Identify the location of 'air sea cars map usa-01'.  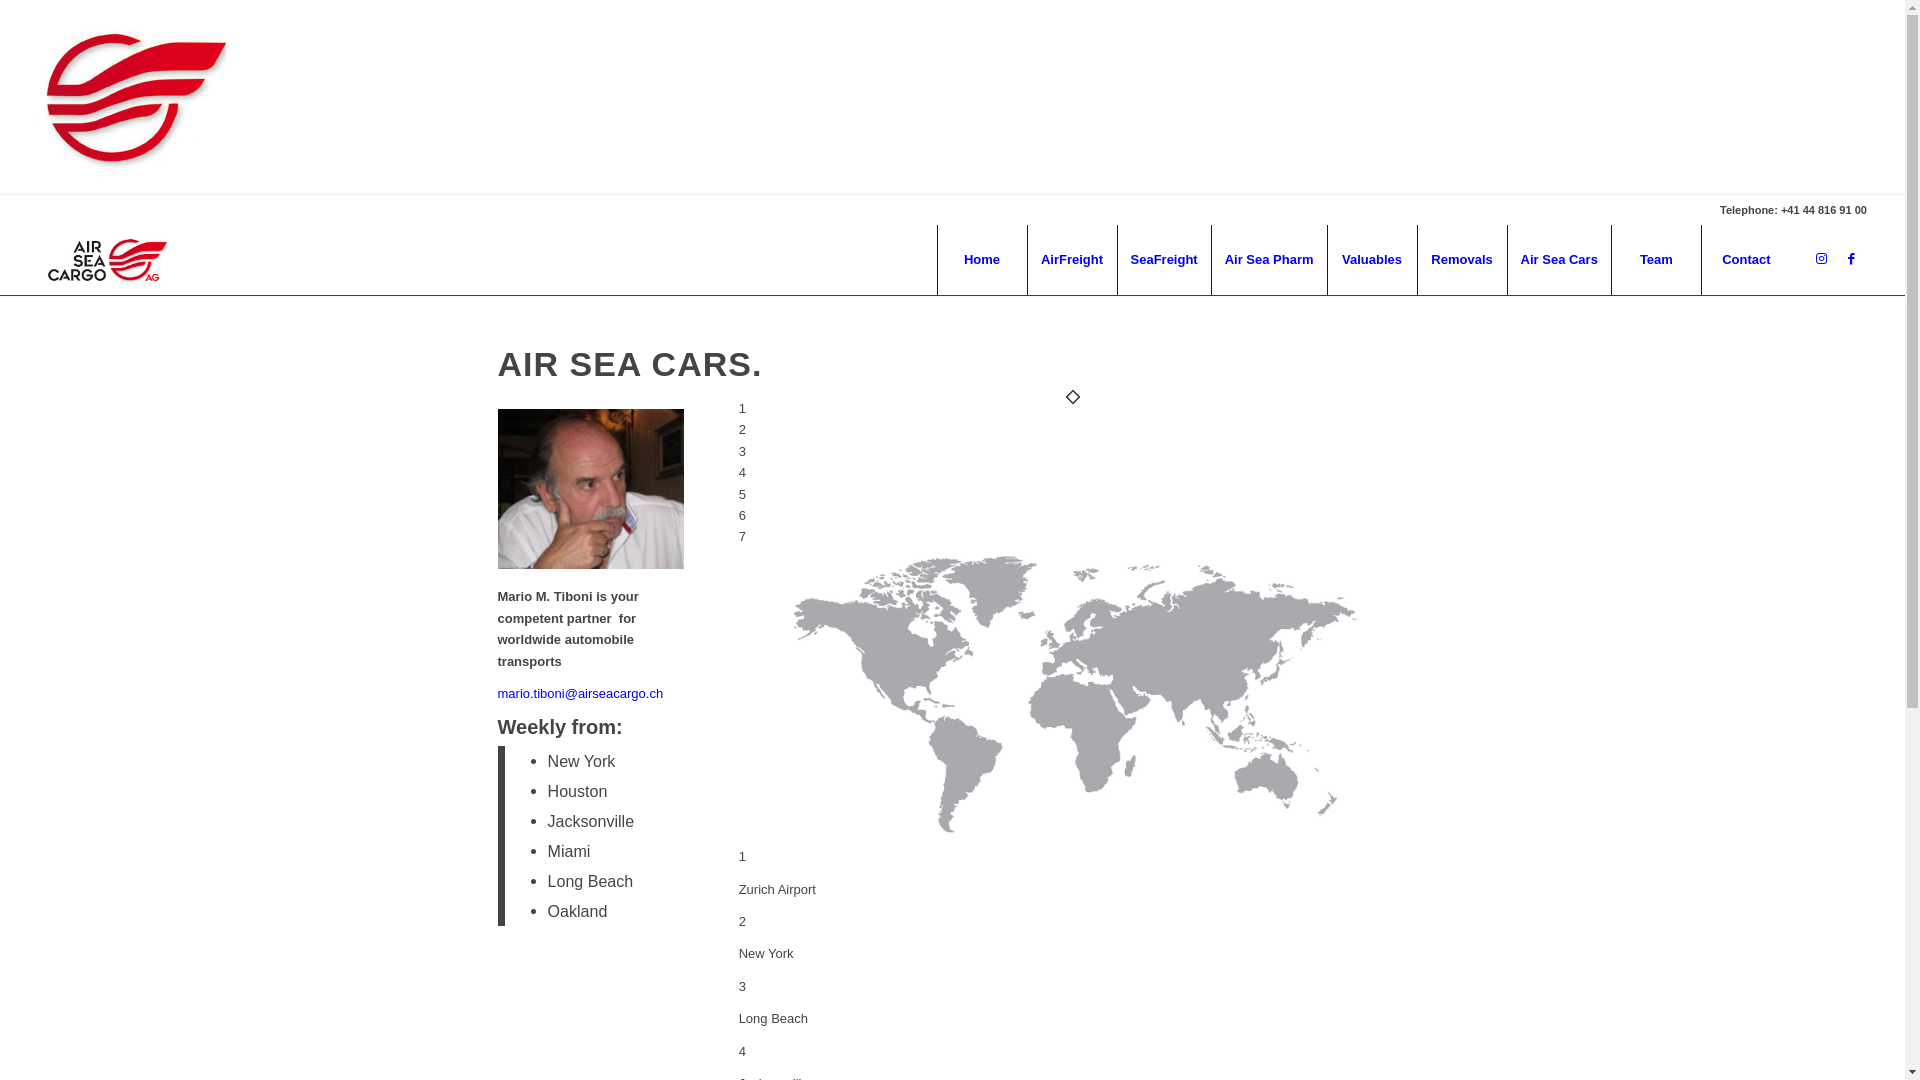
(1072, 693).